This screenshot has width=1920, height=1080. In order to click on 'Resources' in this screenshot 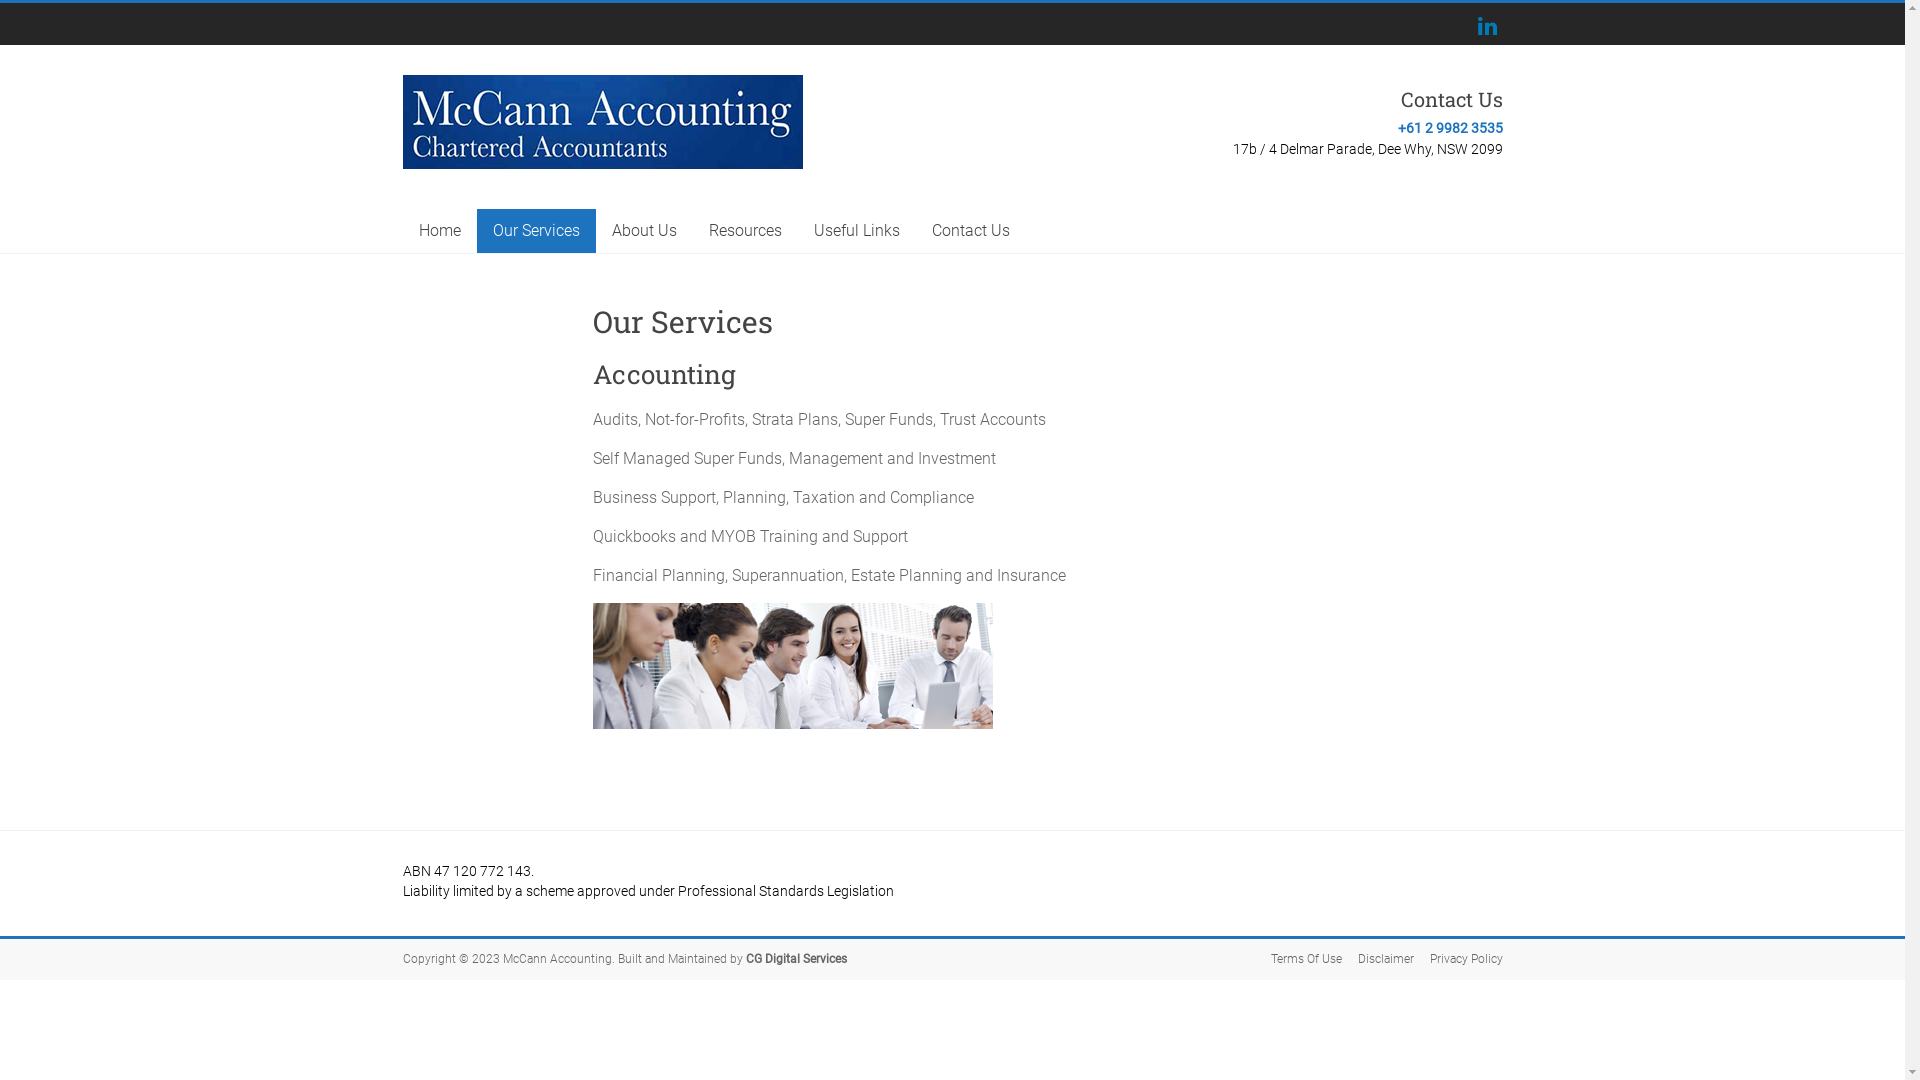, I will do `click(743, 230)`.